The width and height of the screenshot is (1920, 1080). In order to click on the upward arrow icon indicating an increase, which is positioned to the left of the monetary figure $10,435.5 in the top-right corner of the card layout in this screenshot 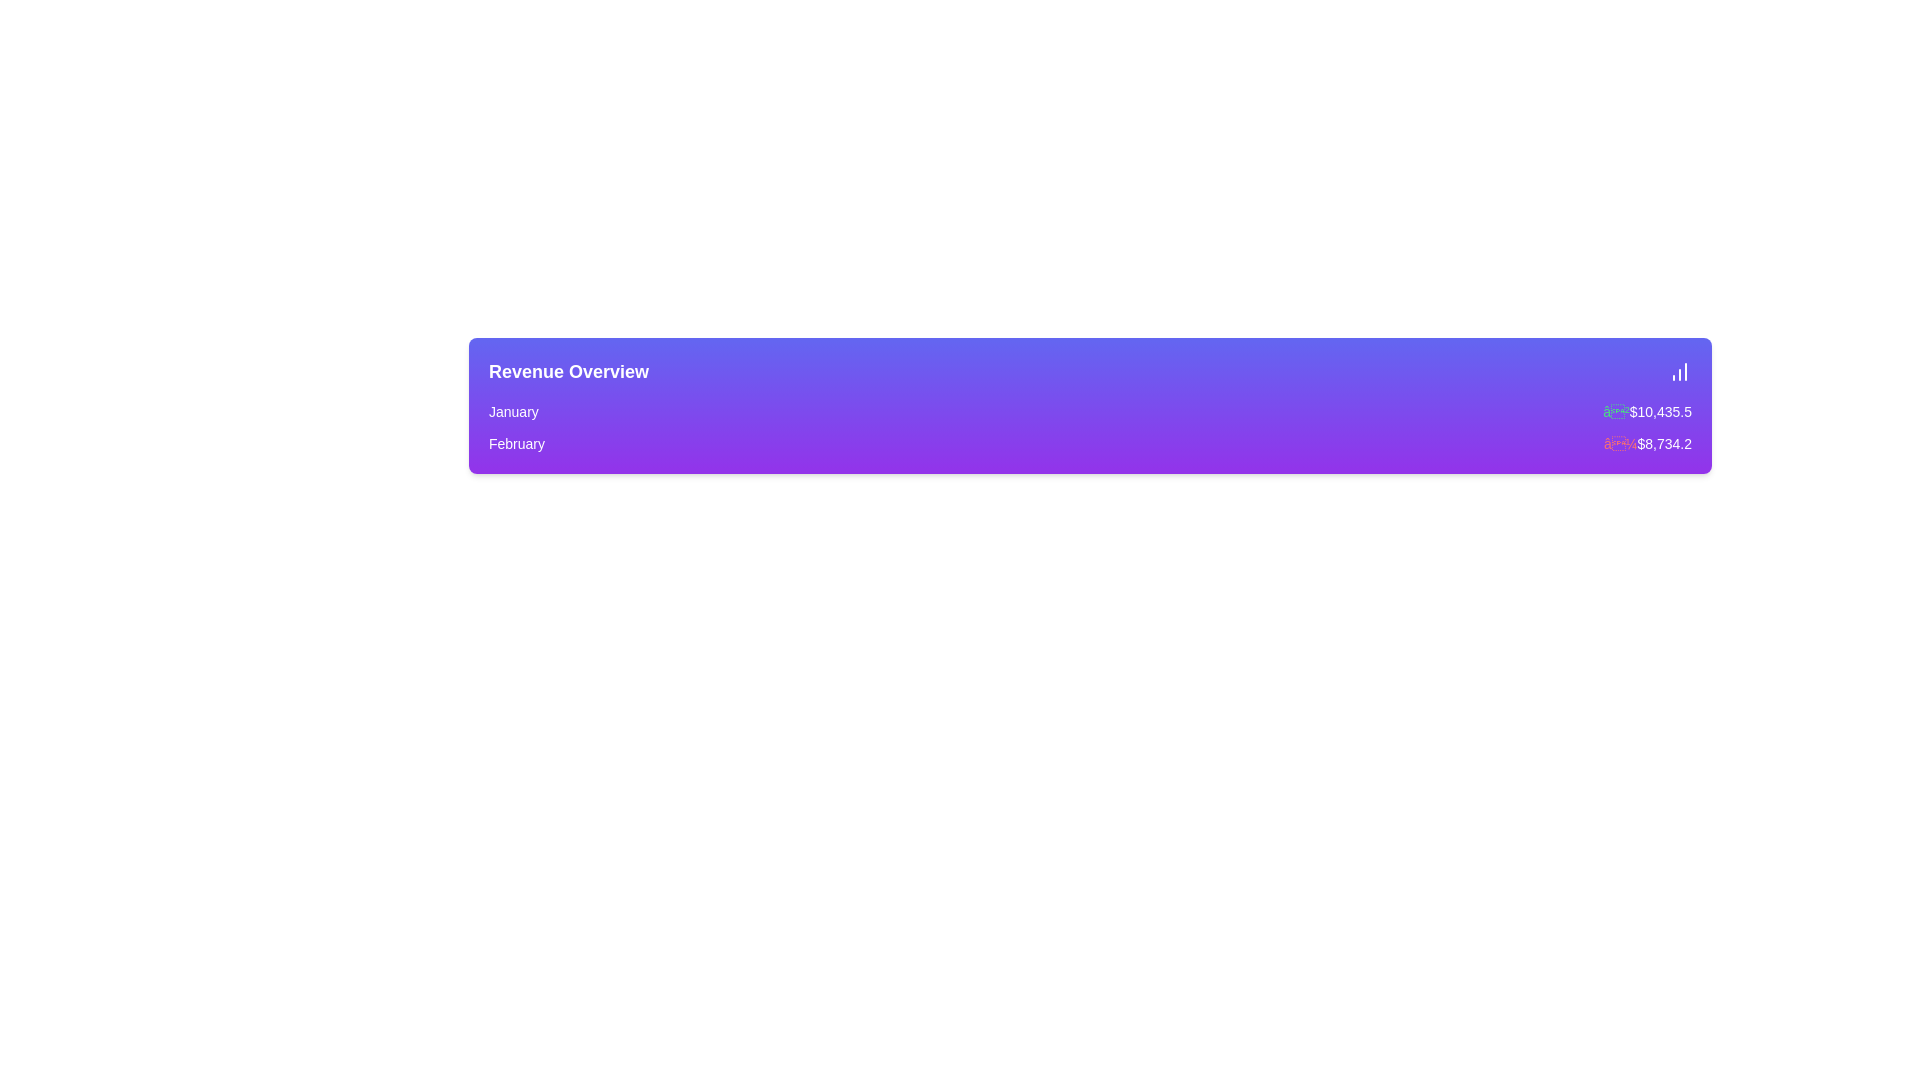, I will do `click(1616, 411)`.